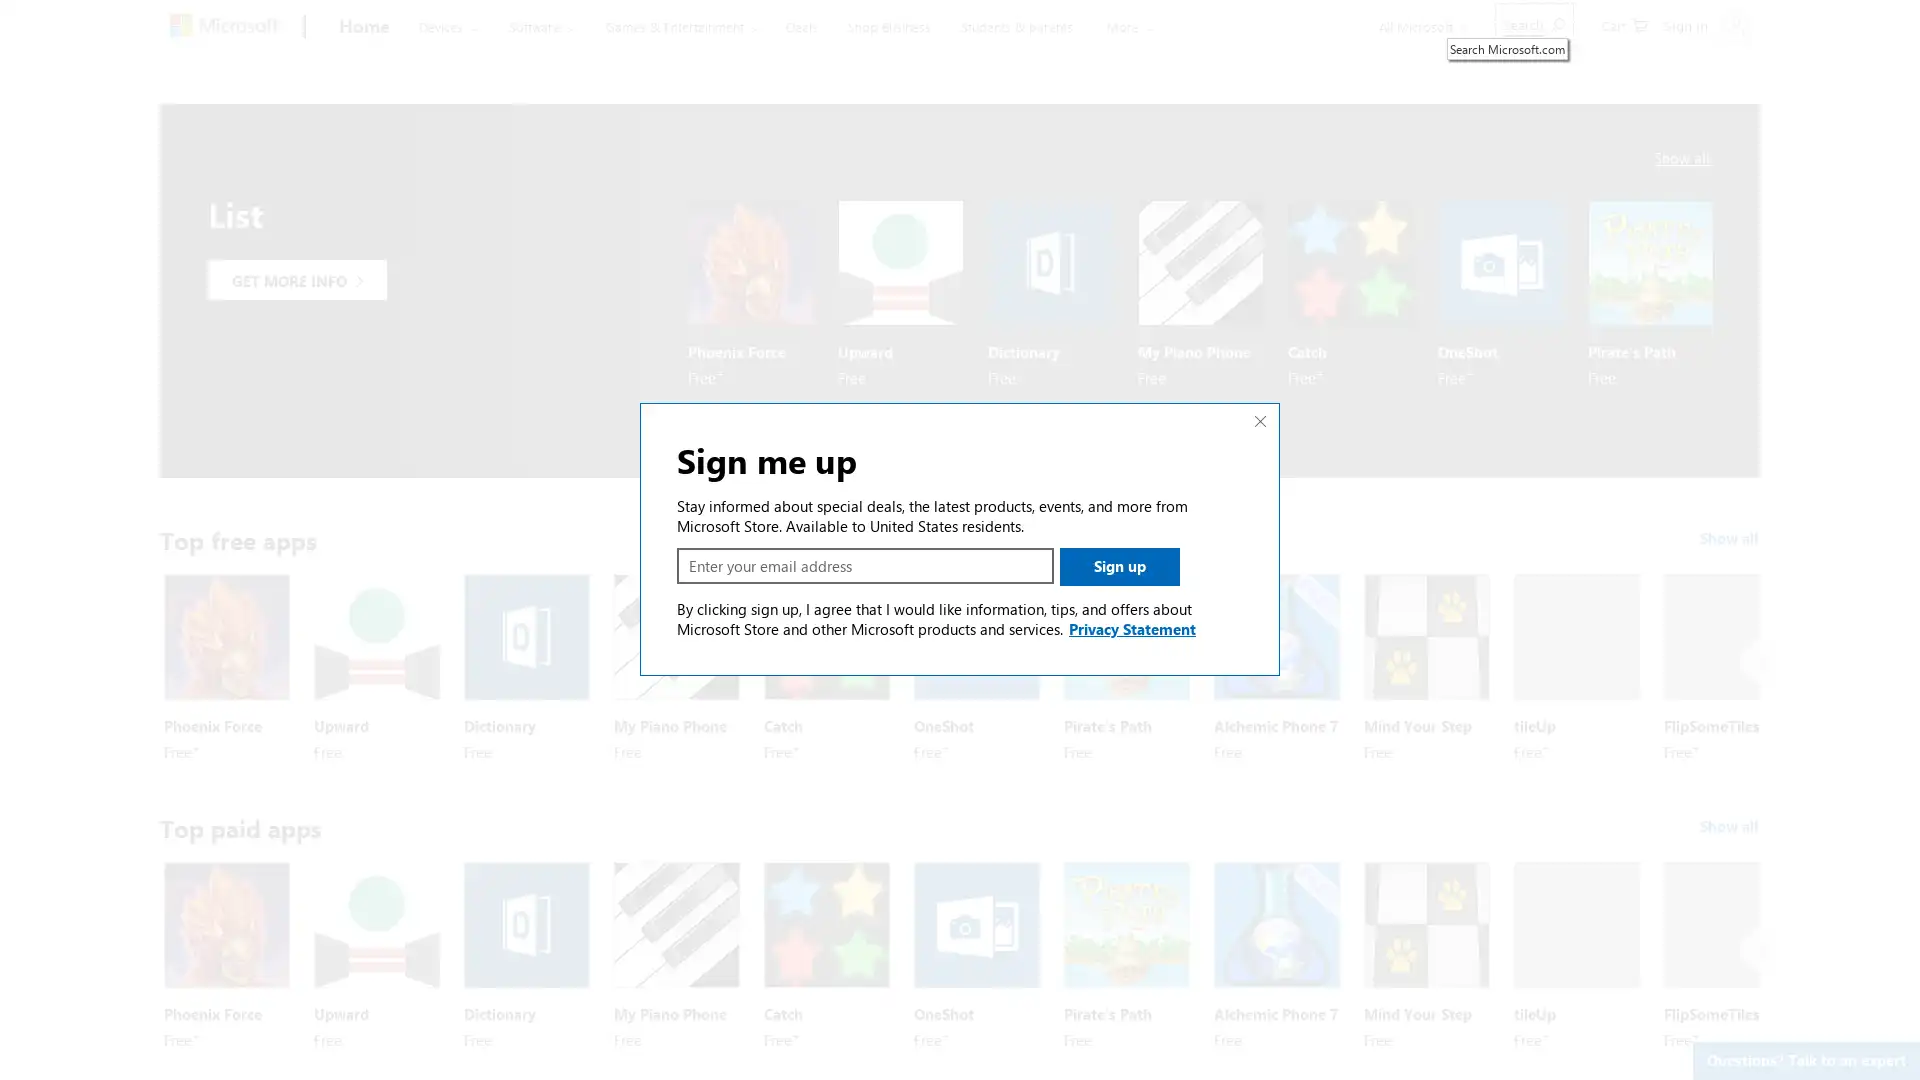  Describe the element at coordinates (537, 26) in the screenshot. I see `Software` at that location.